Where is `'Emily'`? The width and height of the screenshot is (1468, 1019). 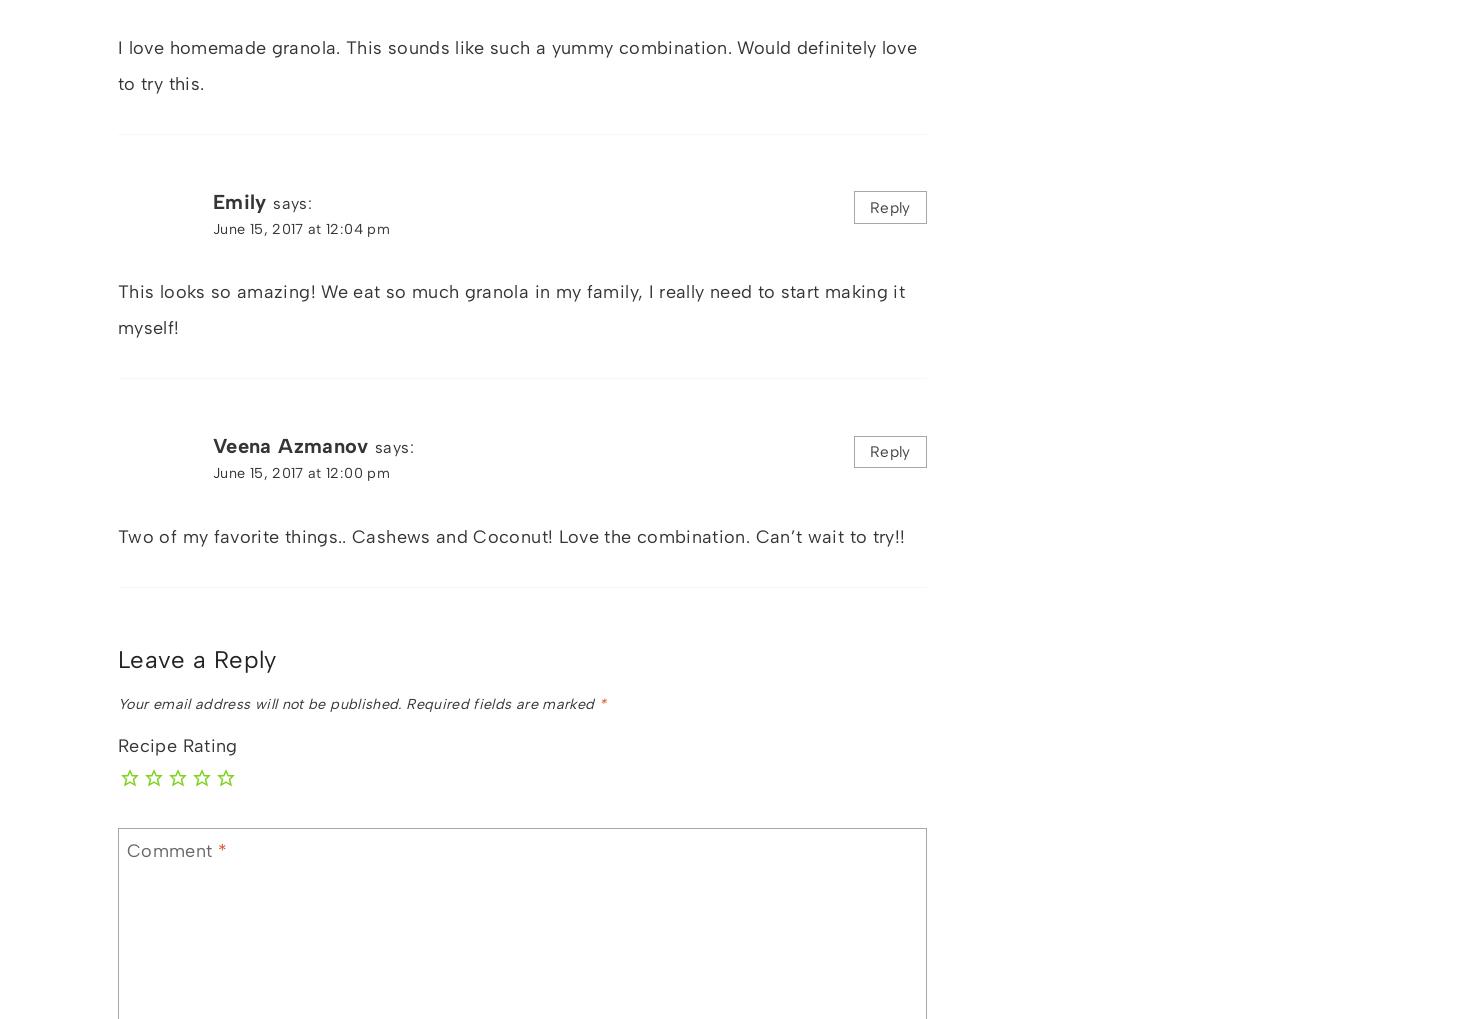 'Emily' is located at coordinates (239, 200).